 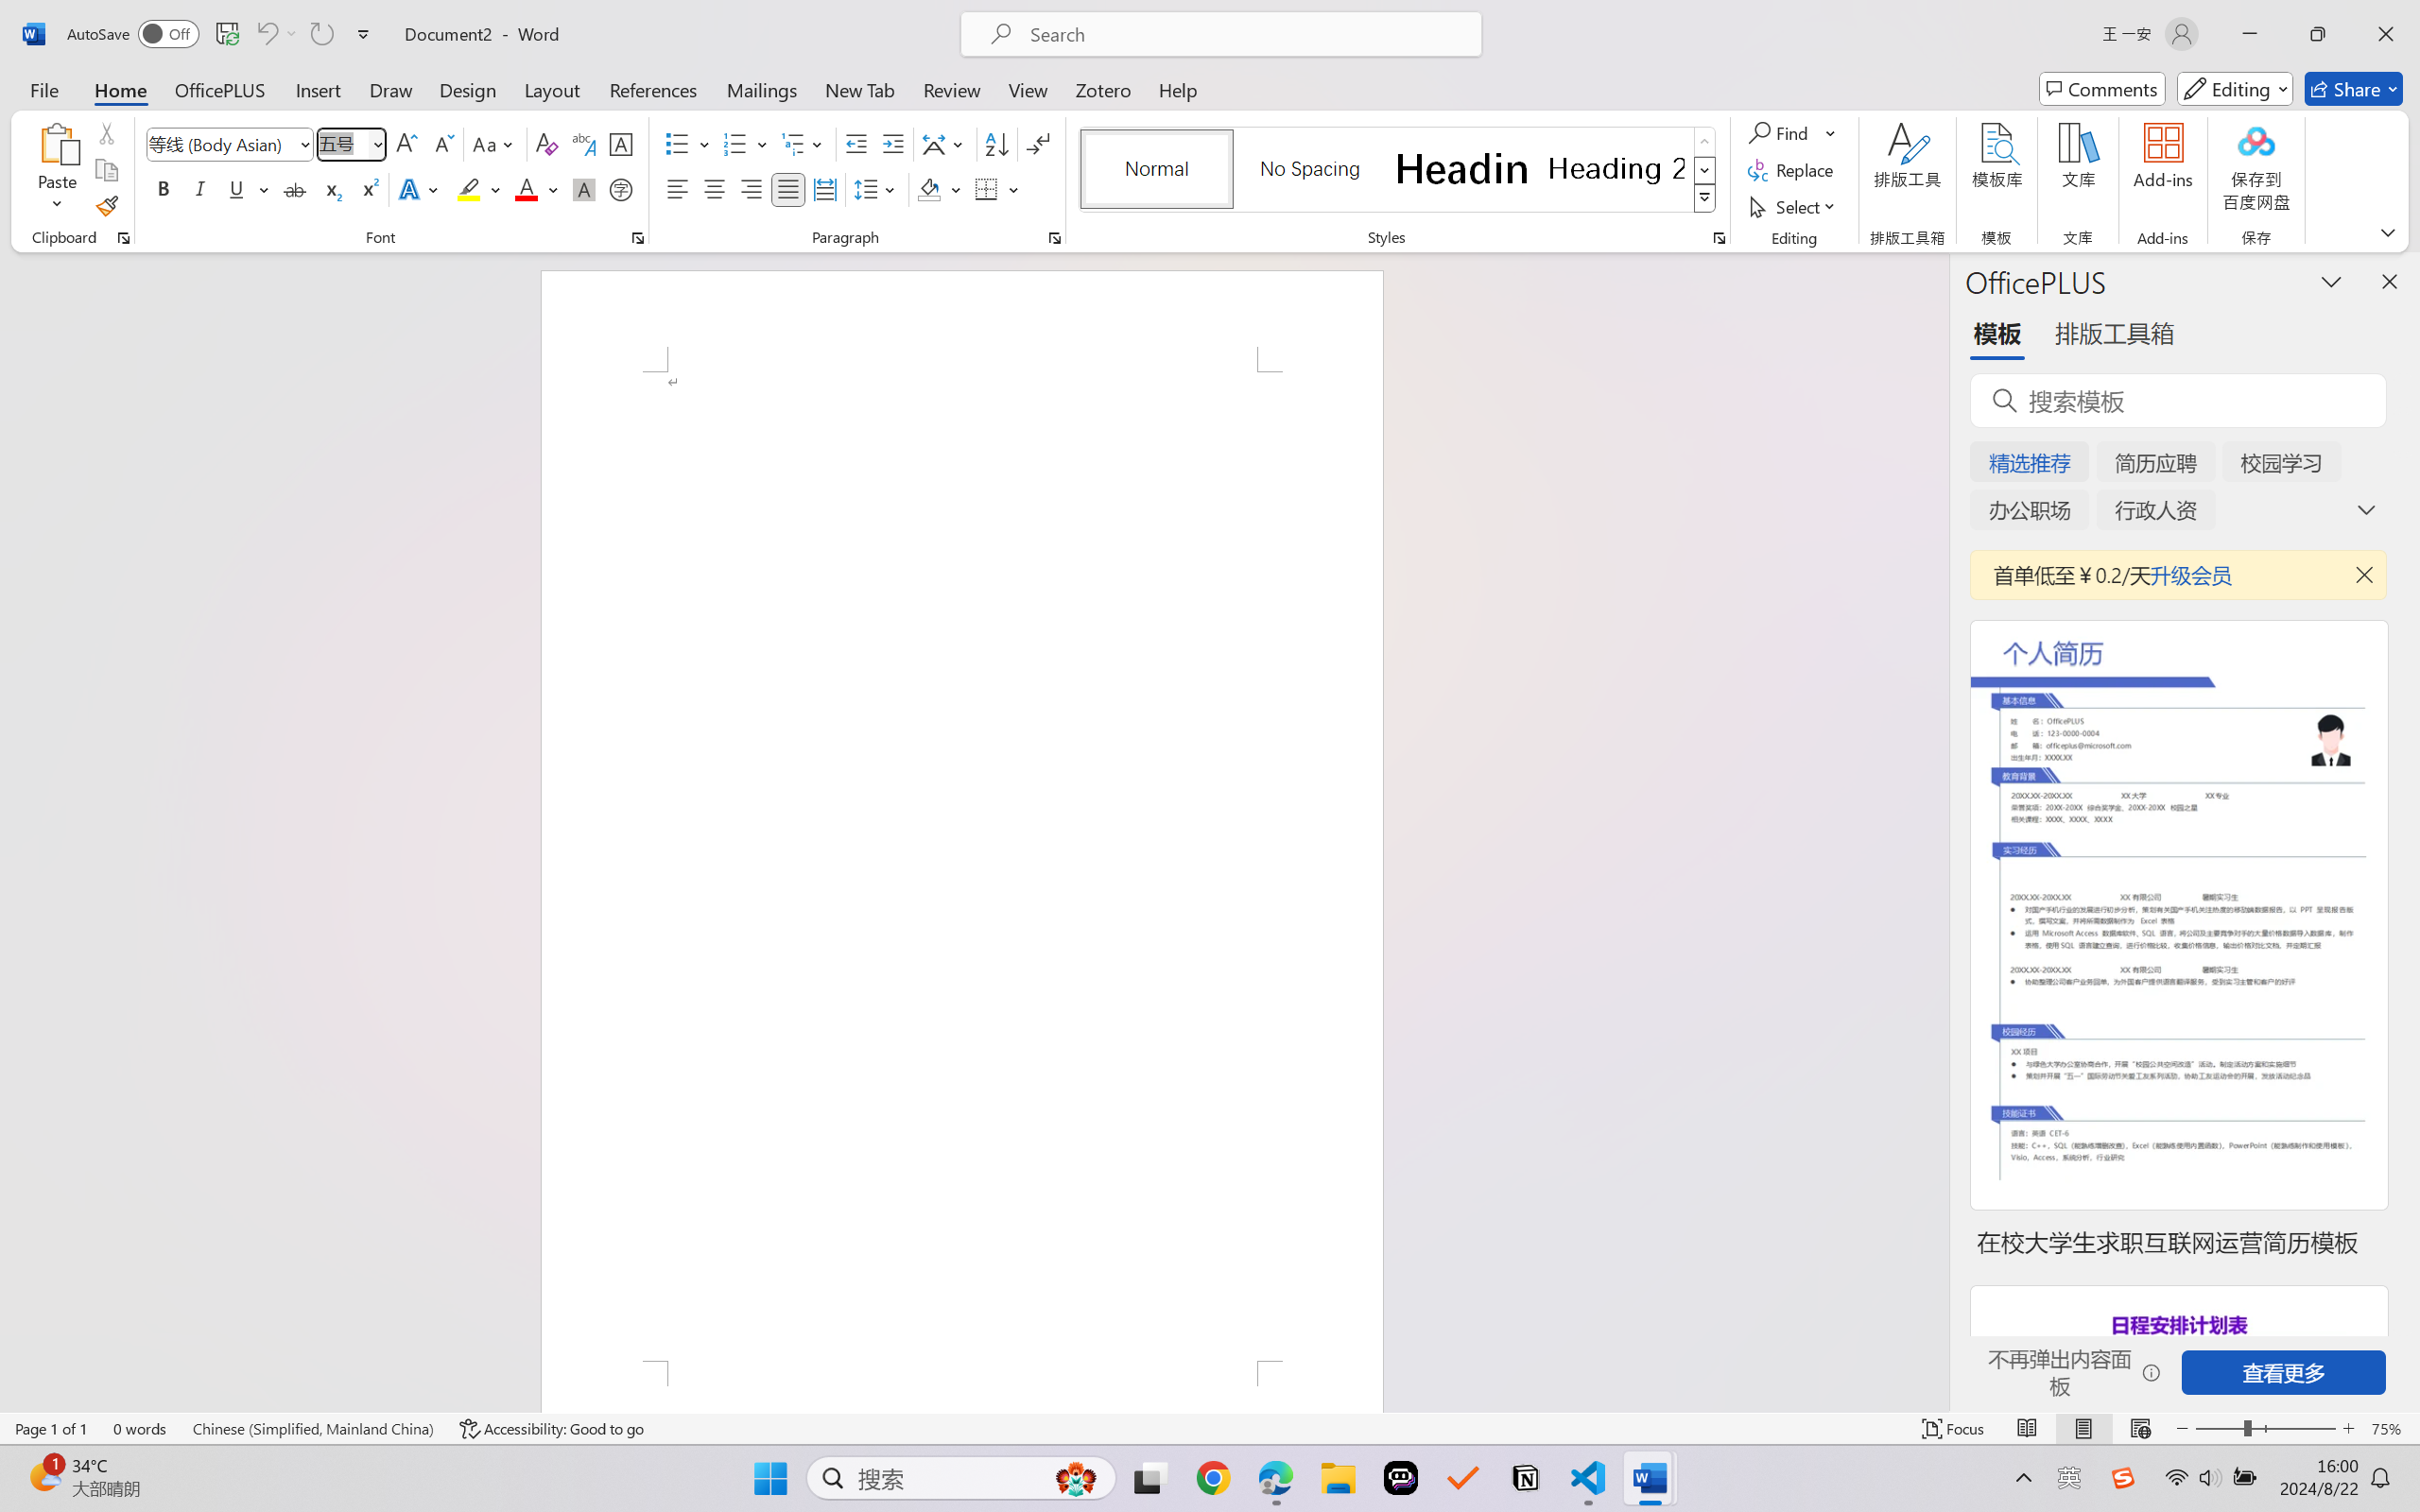 What do you see at coordinates (1718, 237) in the screenshot?
I see `'Styles...'` at bounding box center [1718, 237].